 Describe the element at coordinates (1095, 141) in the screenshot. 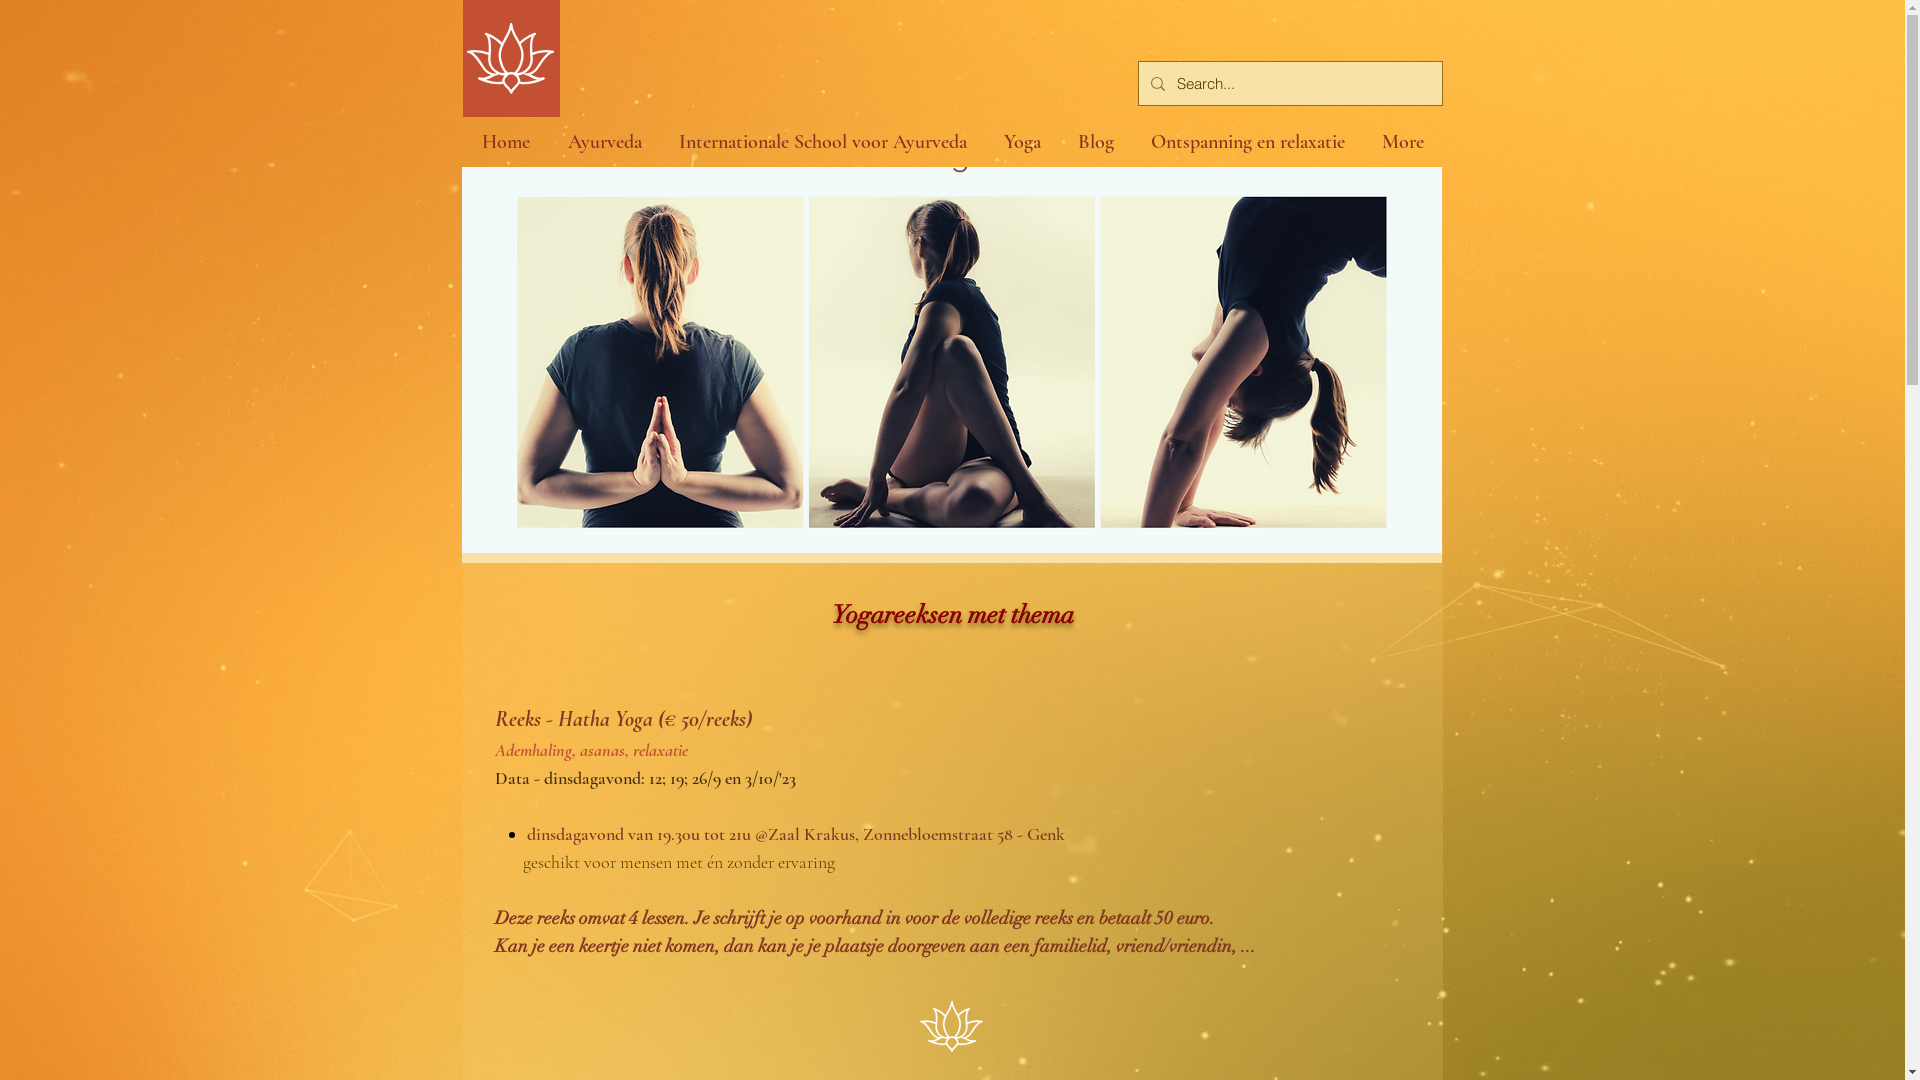

I see `'Blog'` at that location.